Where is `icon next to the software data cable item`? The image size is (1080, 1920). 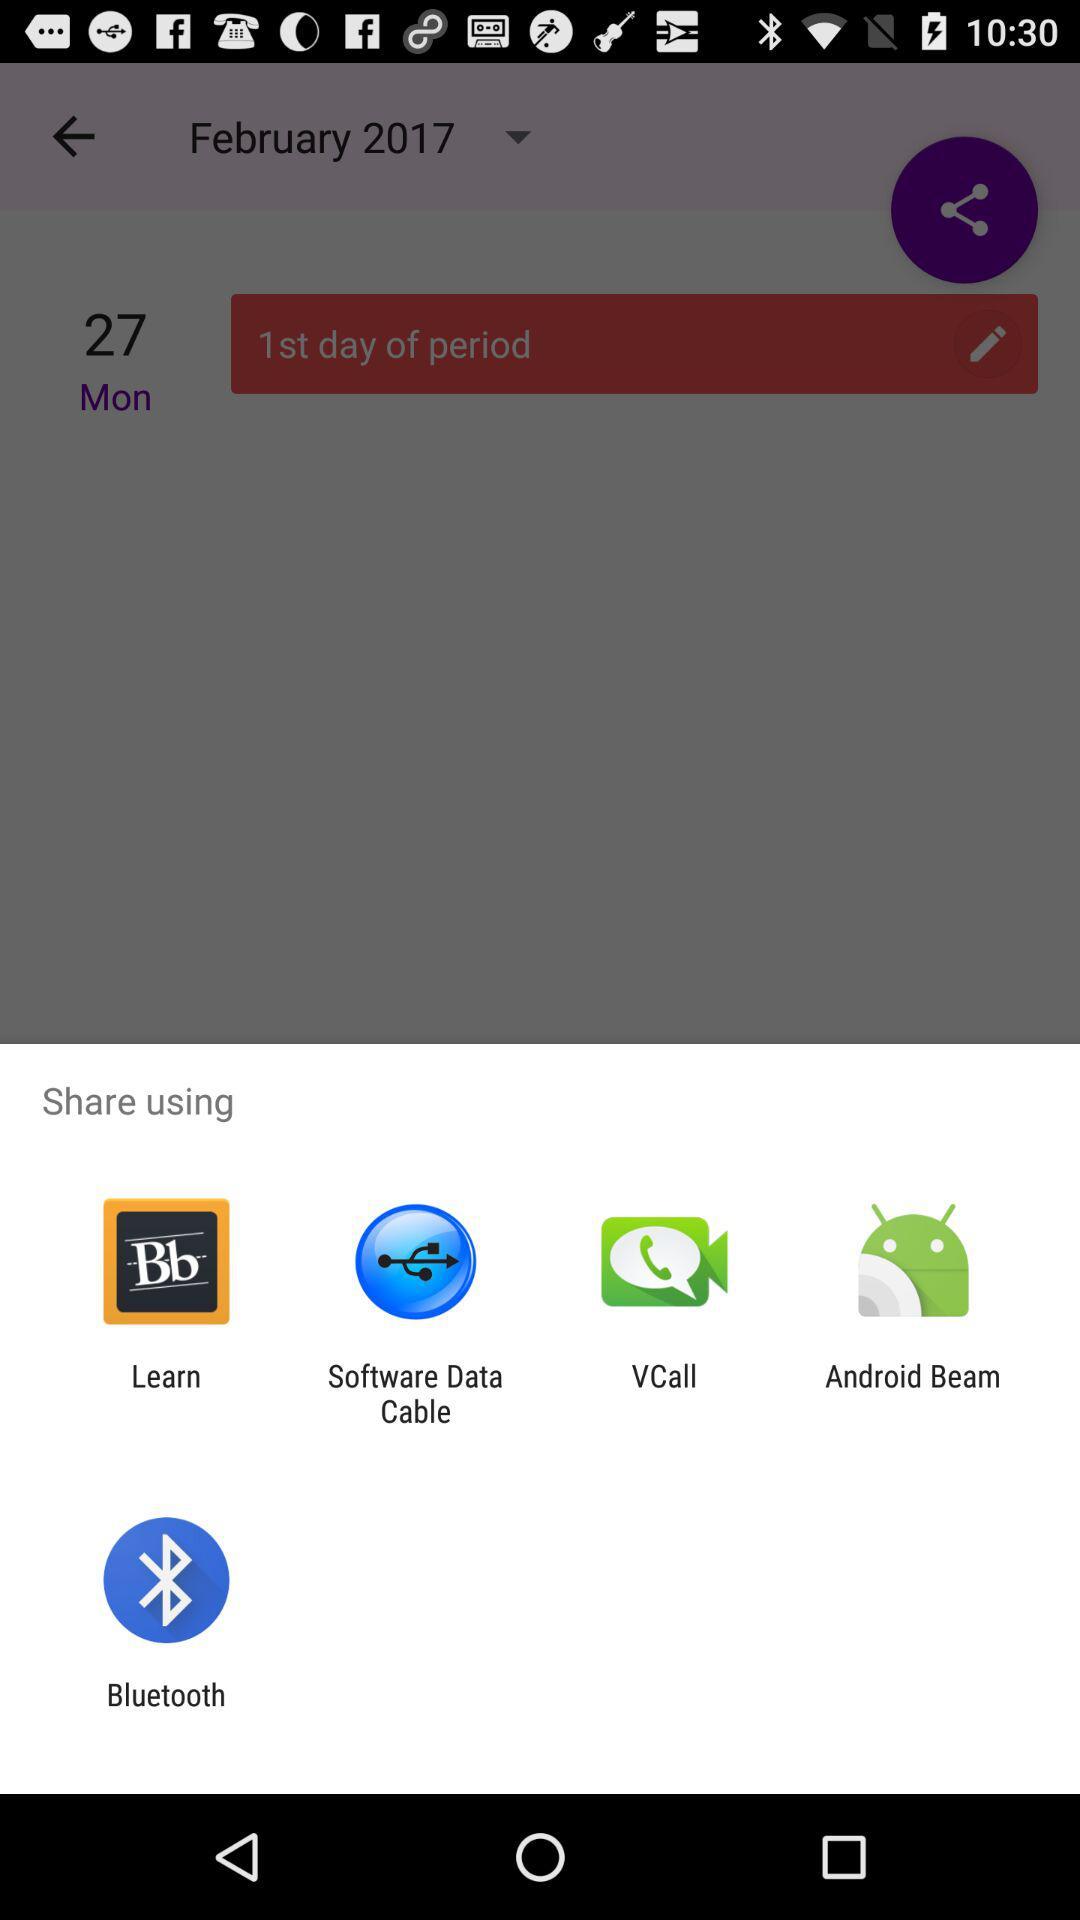 icon next to the software data cable item is located at coordinates (165, 1392).